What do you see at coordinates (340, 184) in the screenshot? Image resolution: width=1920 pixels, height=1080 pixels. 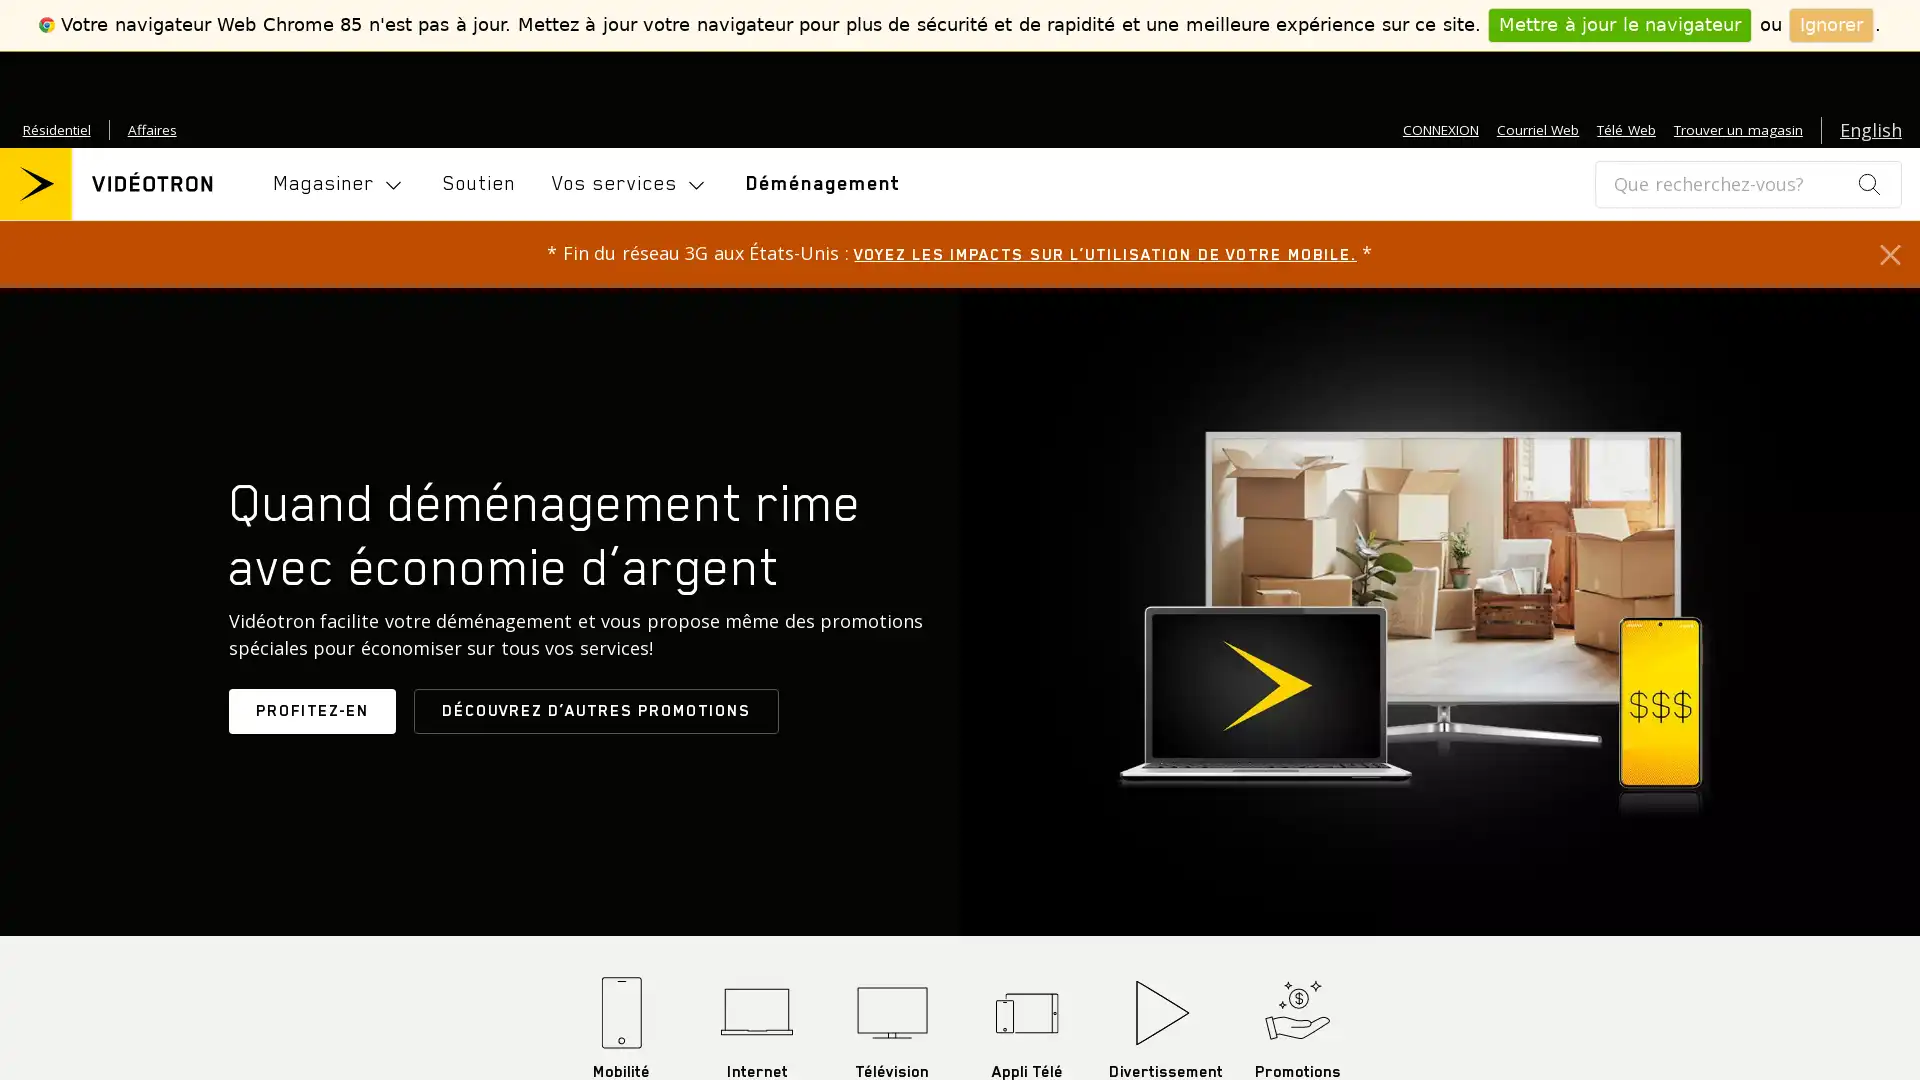 I see `Toggle navigation` at bounding box center [340, 184].